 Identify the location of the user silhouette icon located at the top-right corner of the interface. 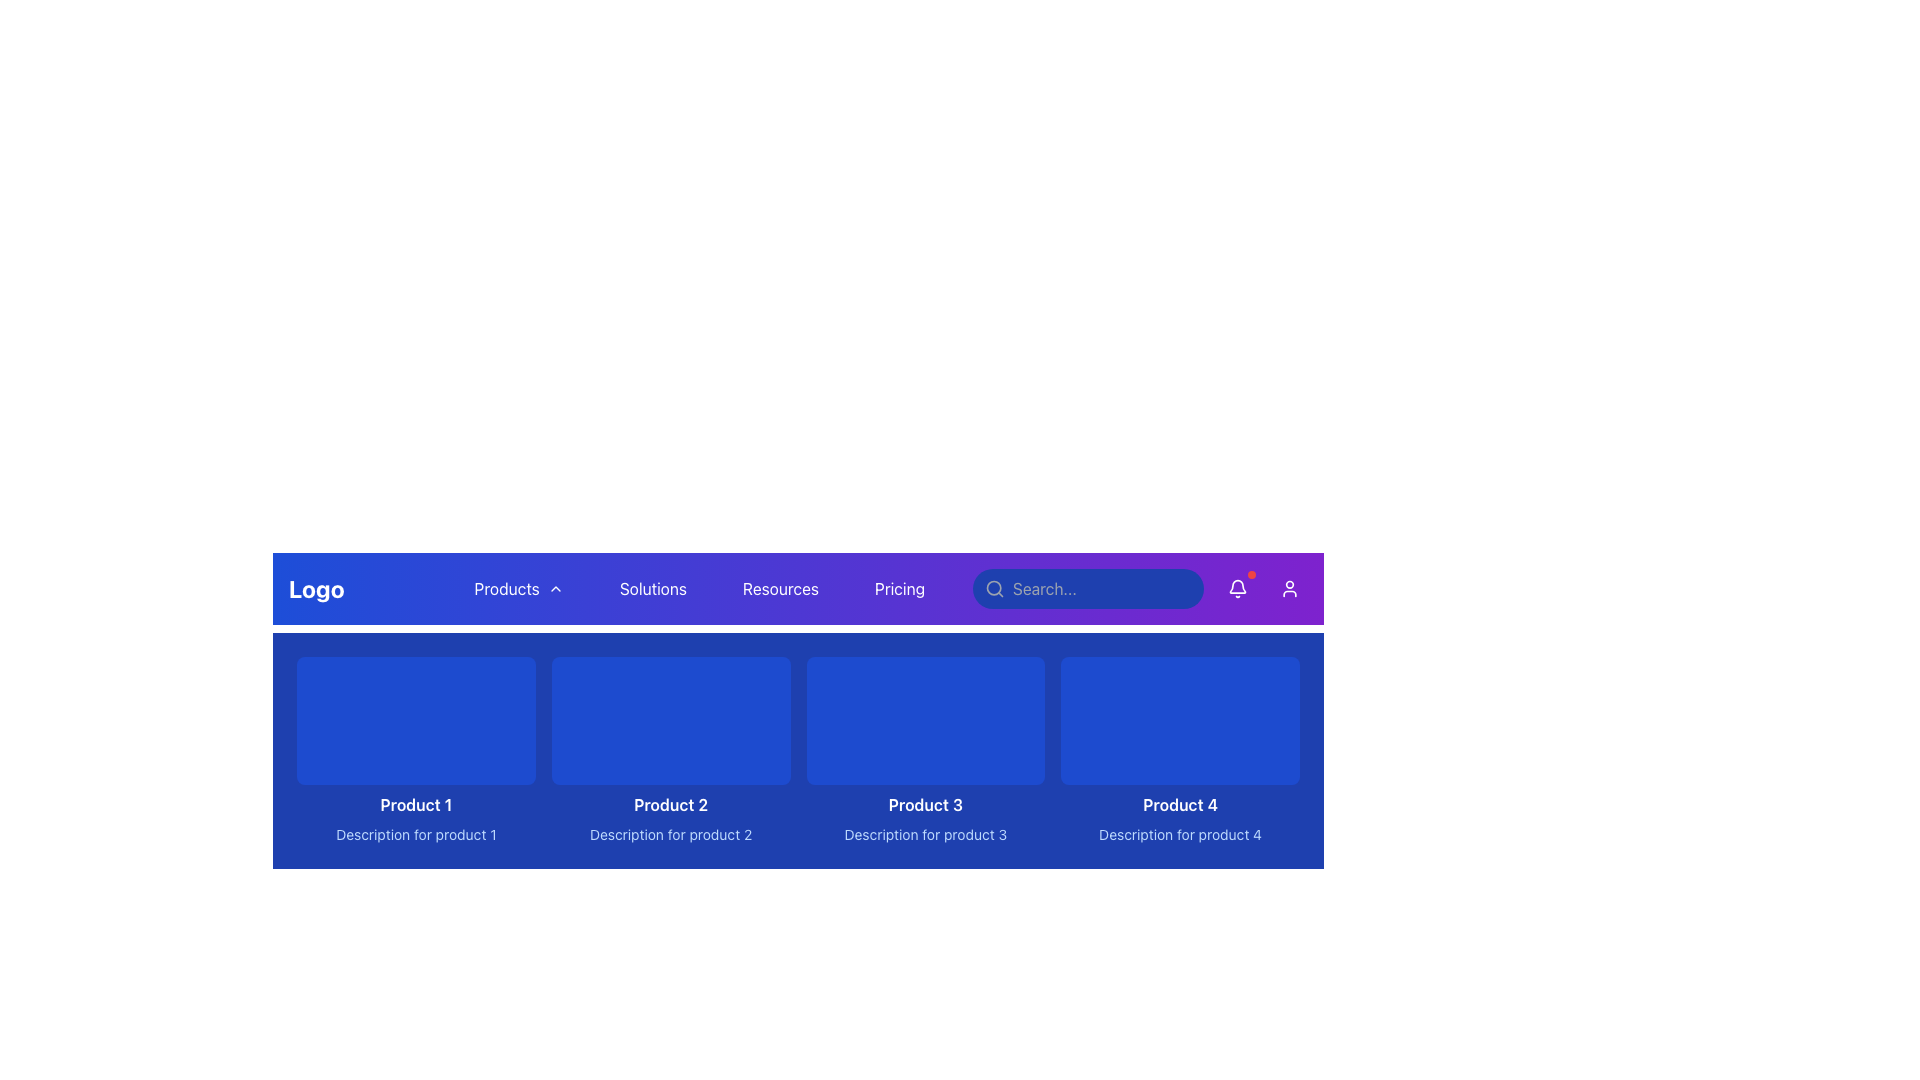
(1290, 588).